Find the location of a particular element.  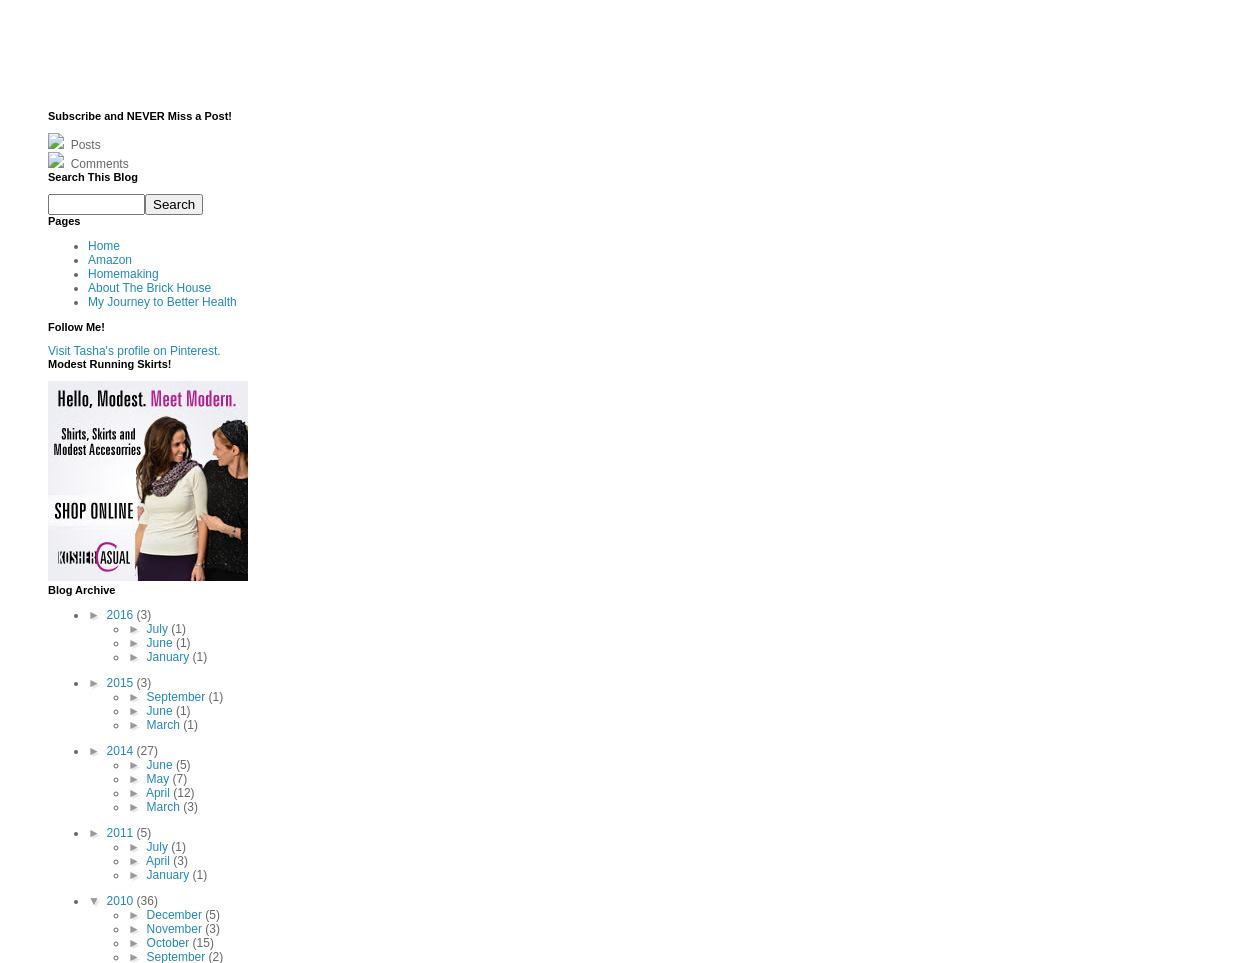

'(36)' is located at coordinates (146, 899).